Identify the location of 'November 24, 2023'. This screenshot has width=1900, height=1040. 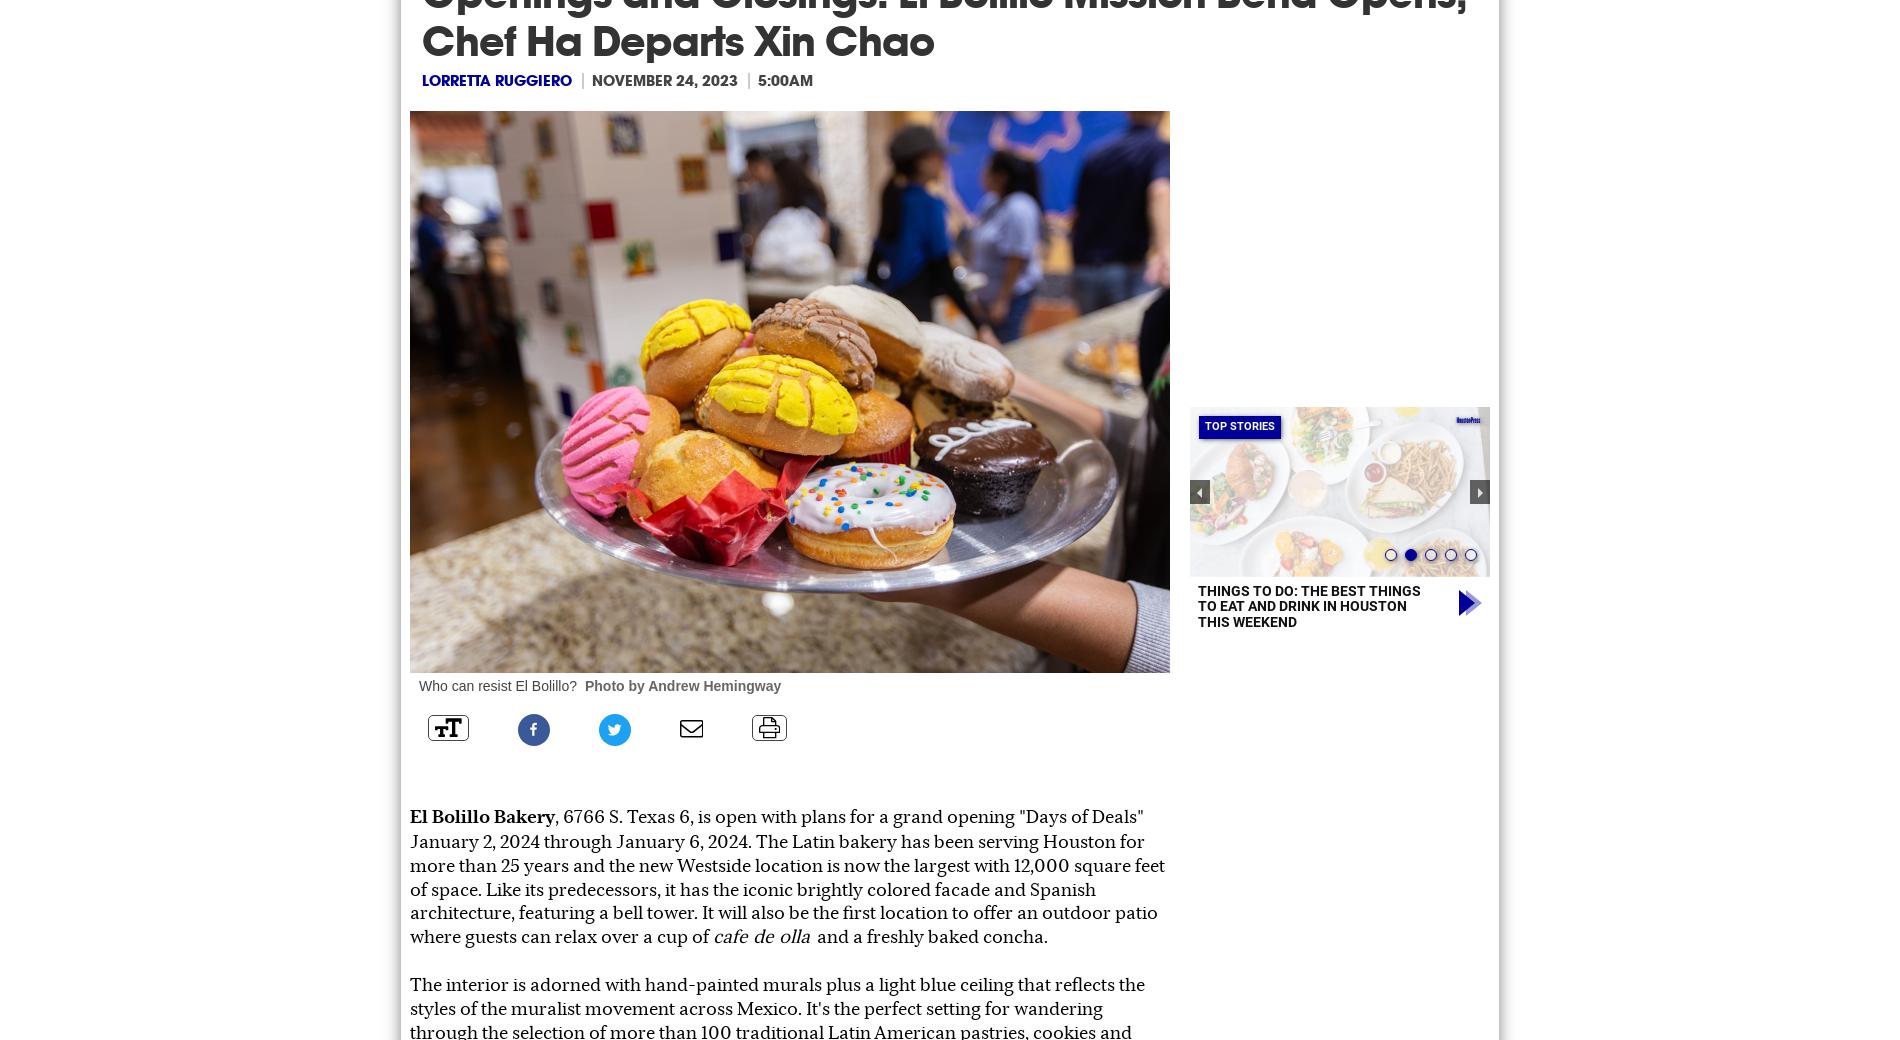
(665, 79).